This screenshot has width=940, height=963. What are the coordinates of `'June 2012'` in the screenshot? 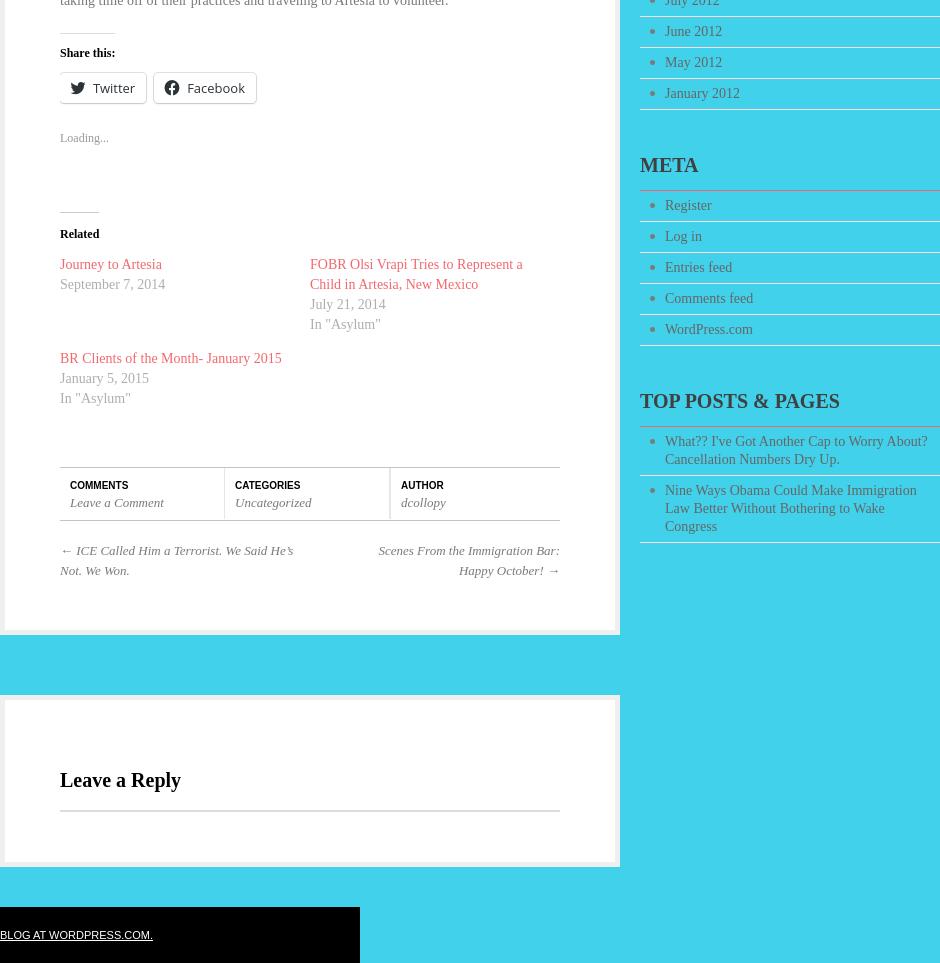 It's located at (692, 30).